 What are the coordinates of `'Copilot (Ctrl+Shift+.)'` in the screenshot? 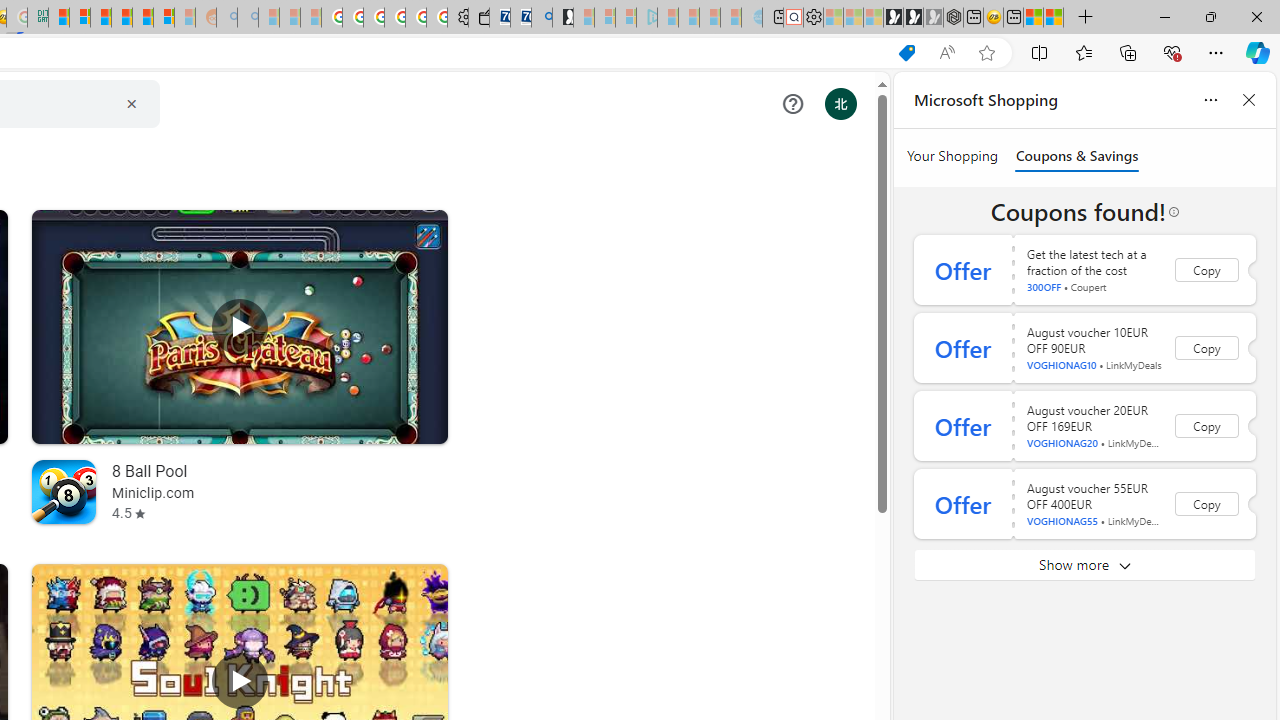 It's located at (1257, 51).